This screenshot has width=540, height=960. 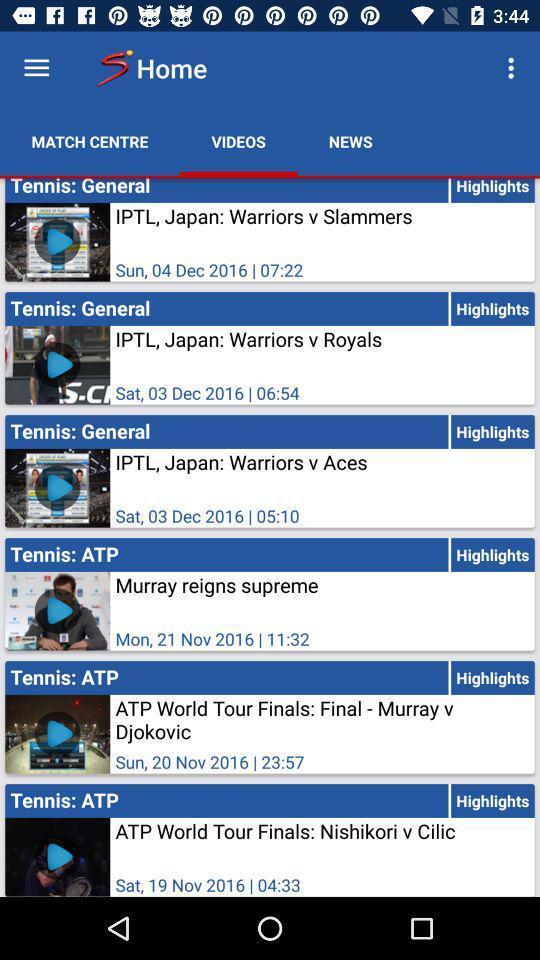 What do you see at coordinates (89, 140) in the screenshot?
I see `the item above the tennis: general icon` at bounding box center [89, 140].